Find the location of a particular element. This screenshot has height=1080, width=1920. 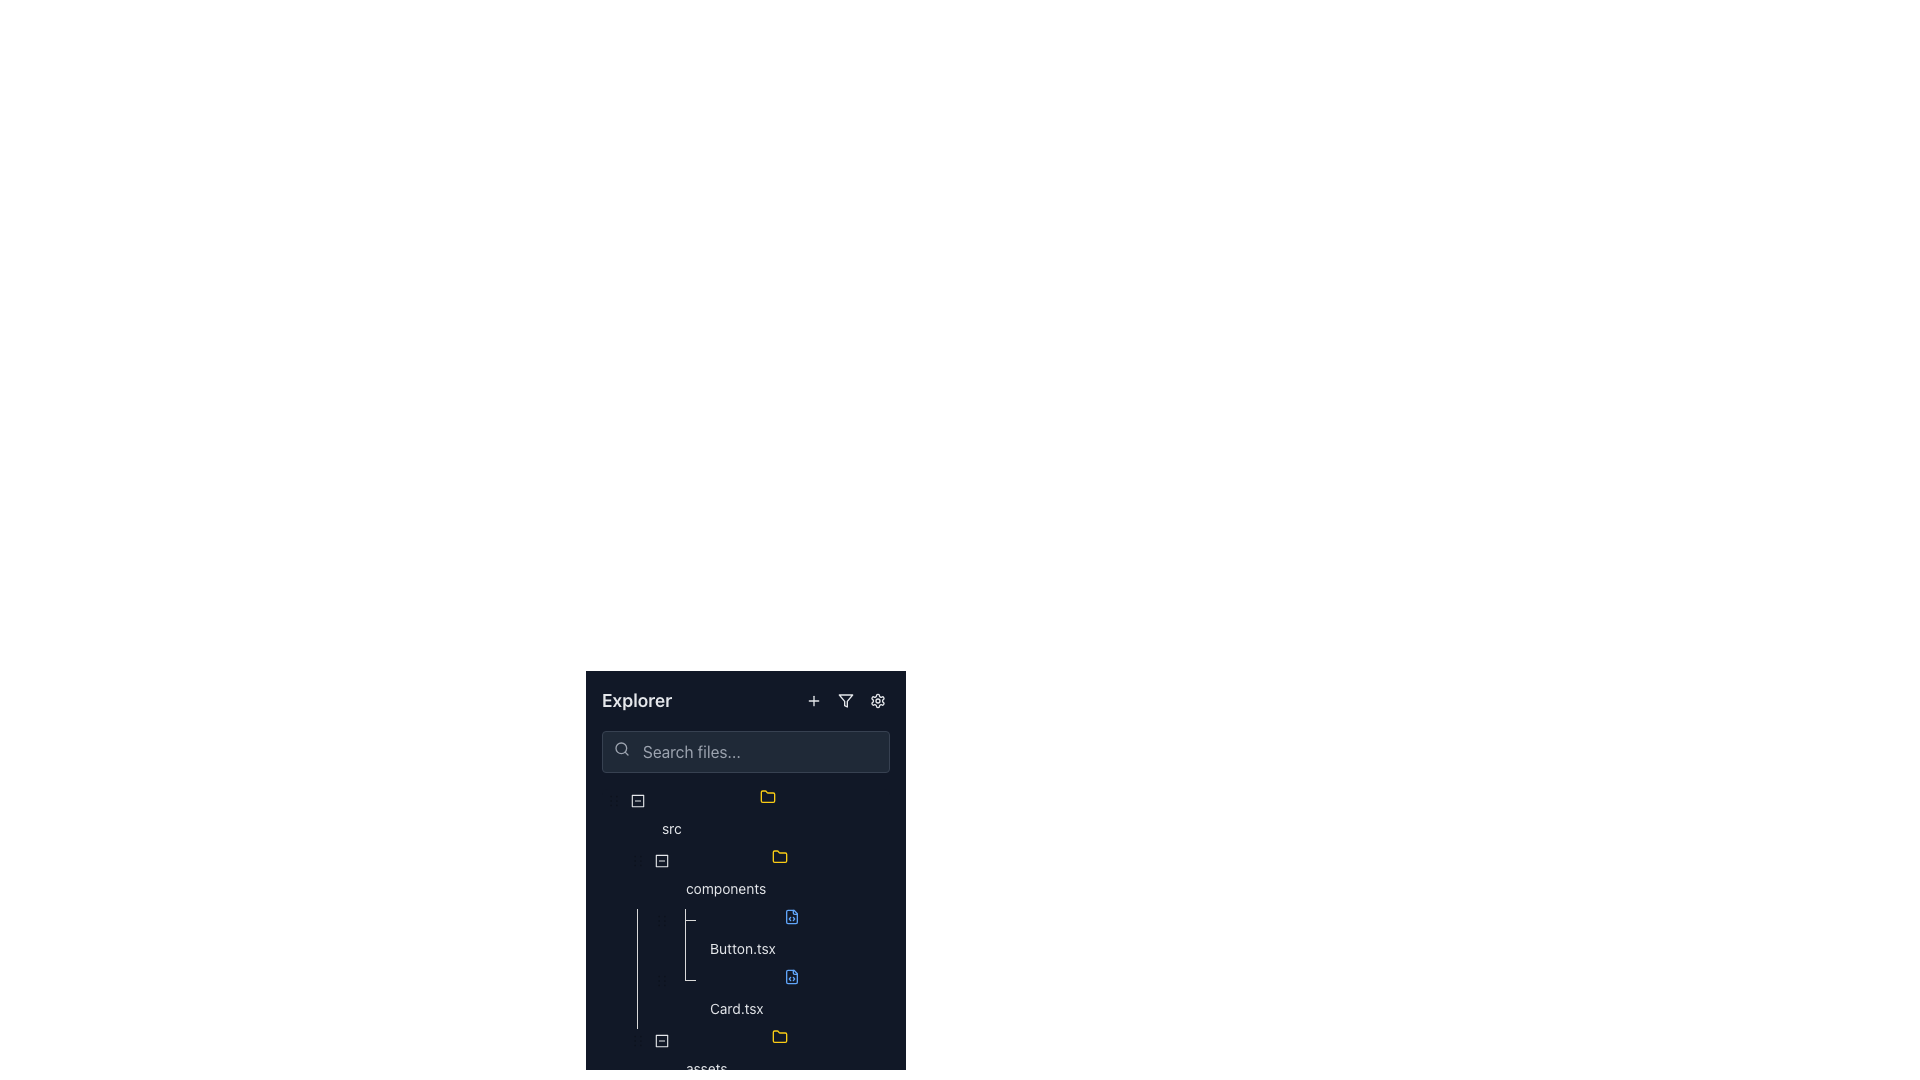

the text label representing the file 'Card.tsx' in the navigation pane is located at coordinates (735, 1009).